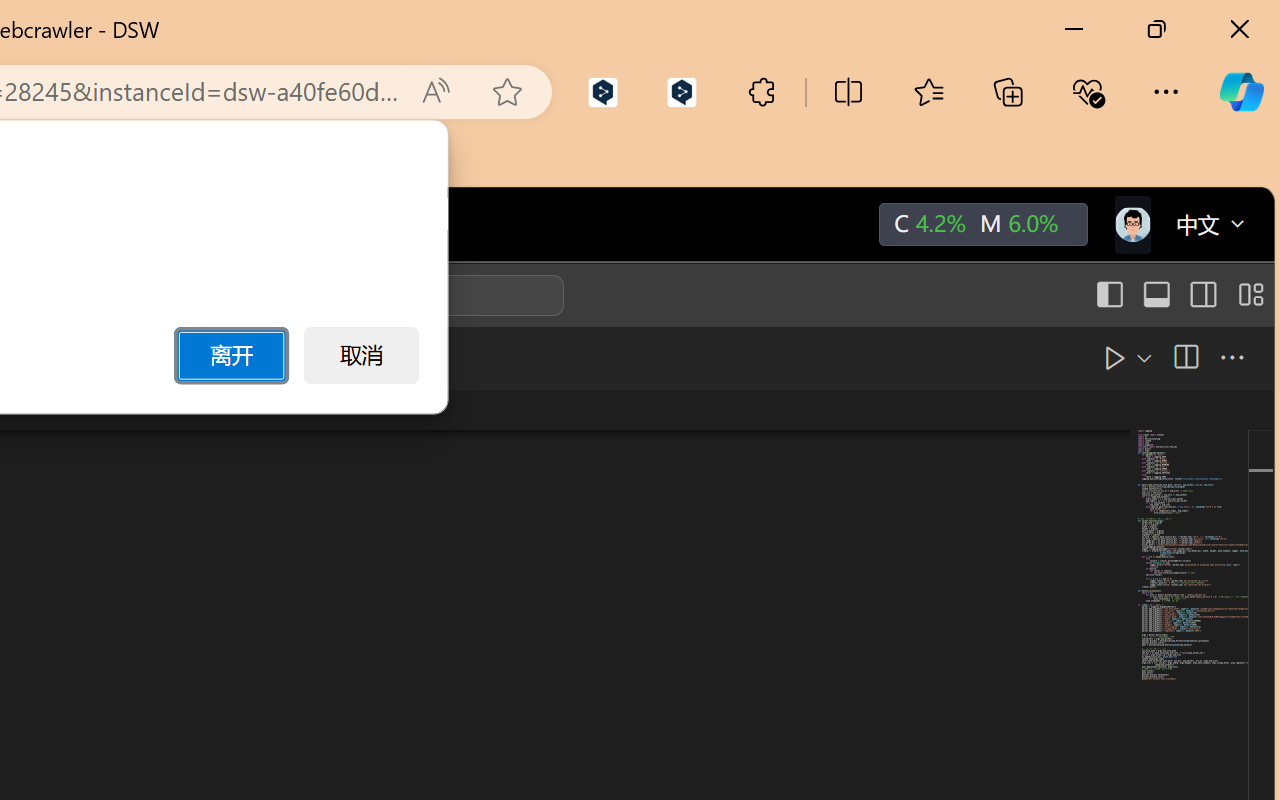 The image size is (1280, 800). I want to click on 'Copilot (Ctrl+Shift+.)', so click(1240, 91).